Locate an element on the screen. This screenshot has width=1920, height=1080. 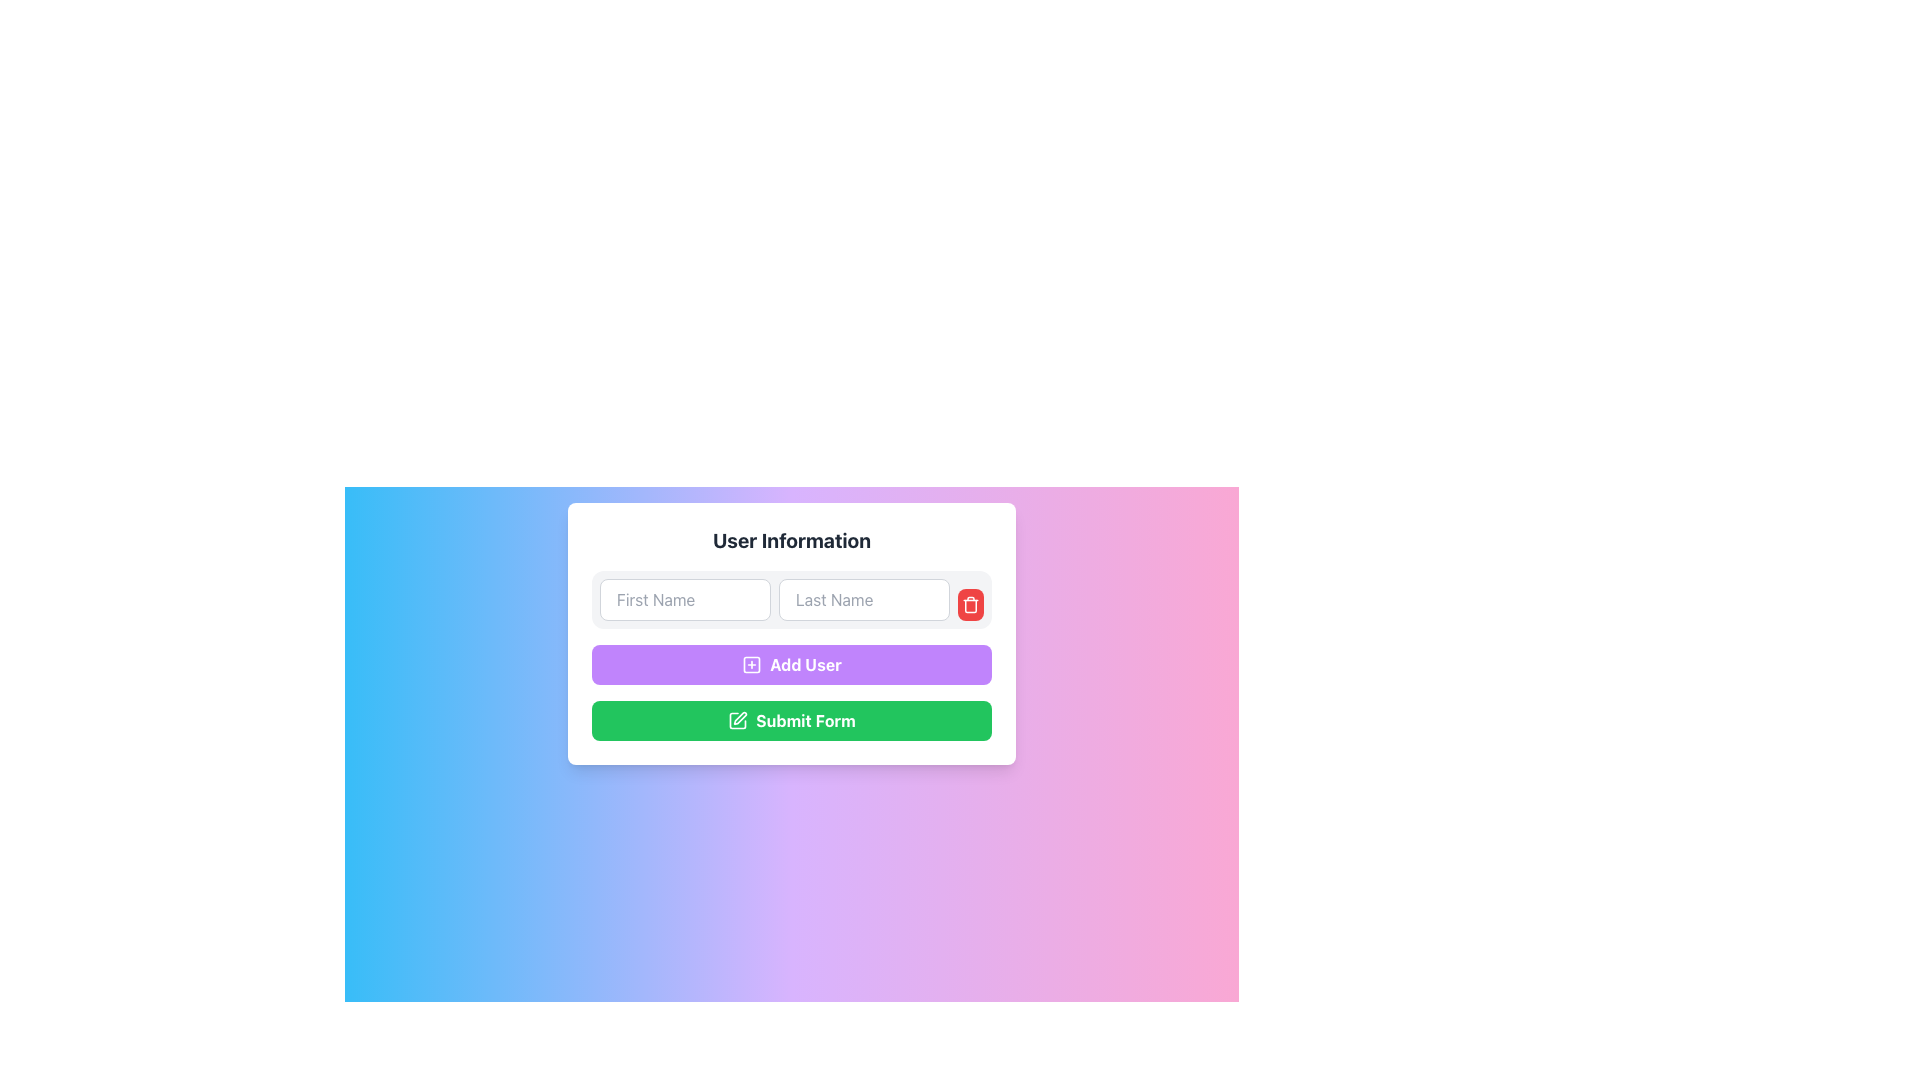
the first text input field for entering the user's first name in the form to focus on it is located at coordinates (685, 599).